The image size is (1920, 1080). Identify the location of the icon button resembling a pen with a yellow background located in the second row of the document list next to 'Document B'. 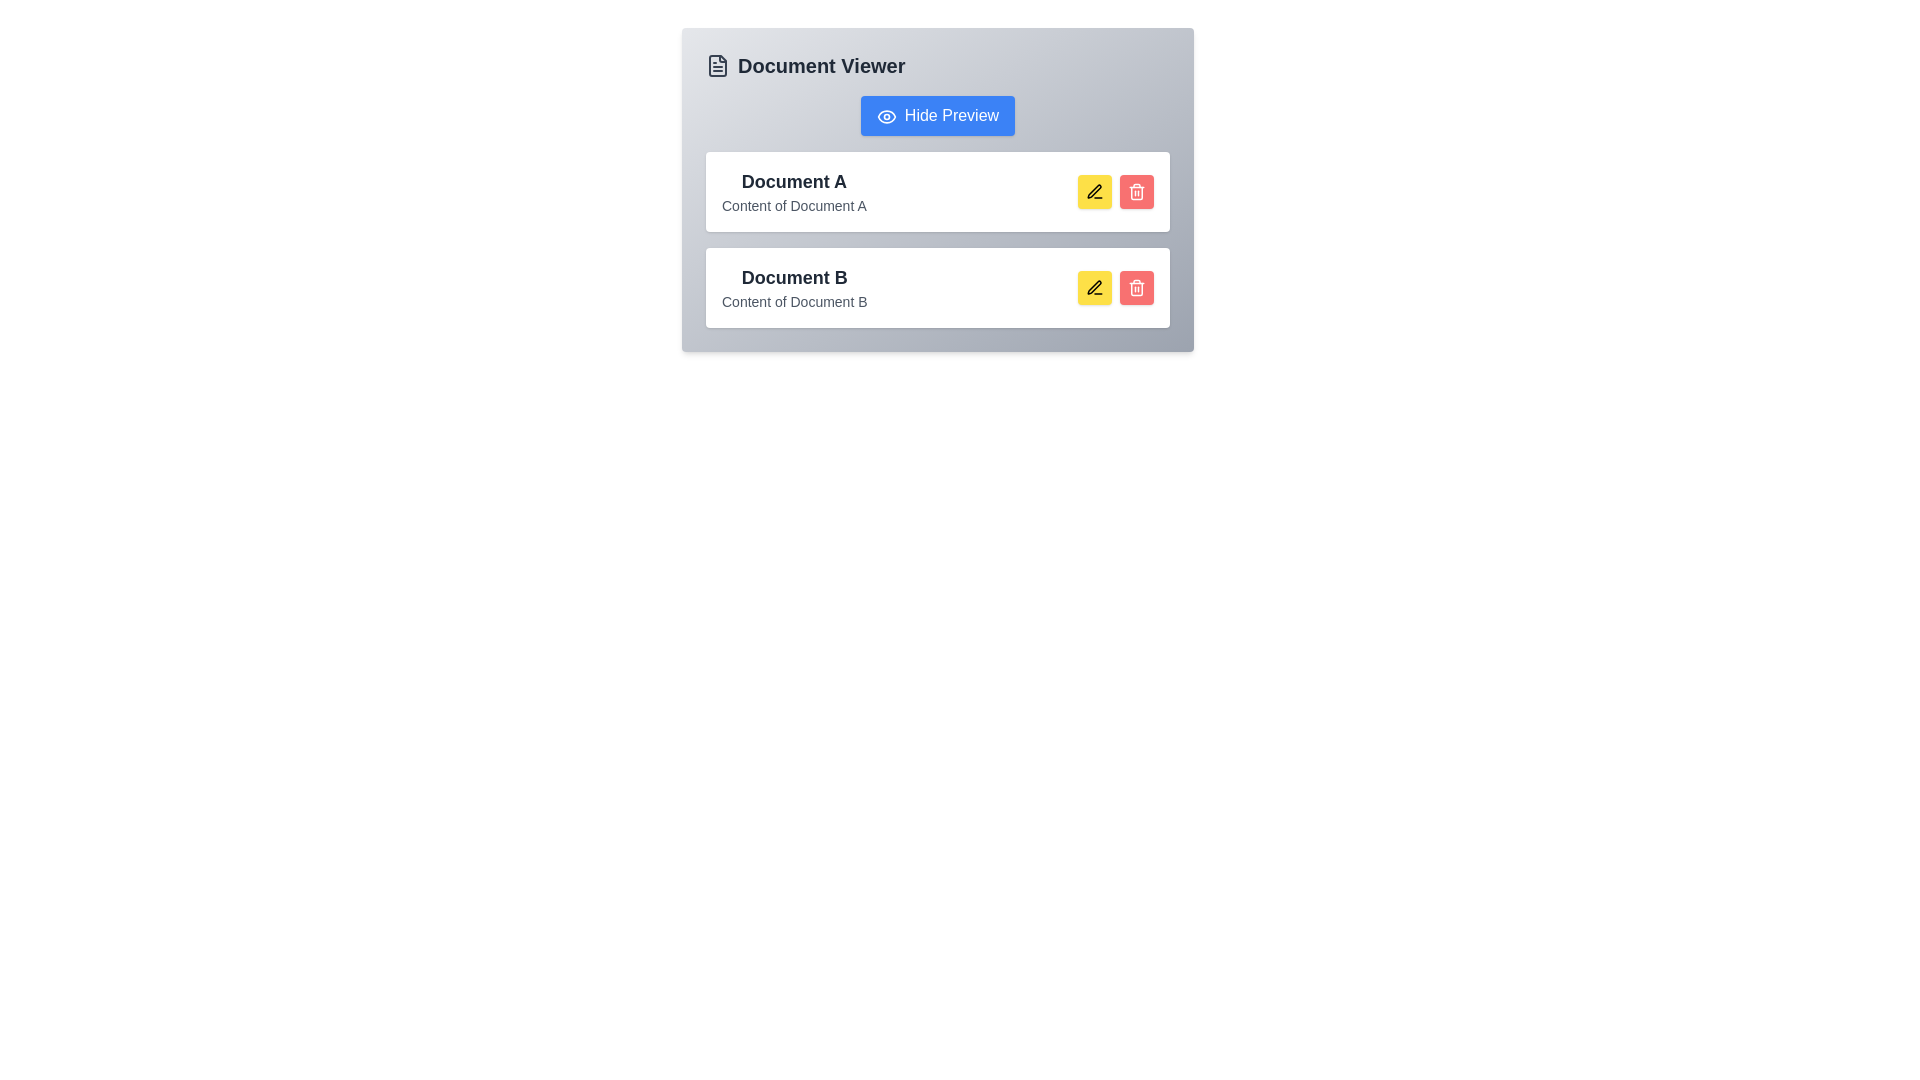
(1093, 192).